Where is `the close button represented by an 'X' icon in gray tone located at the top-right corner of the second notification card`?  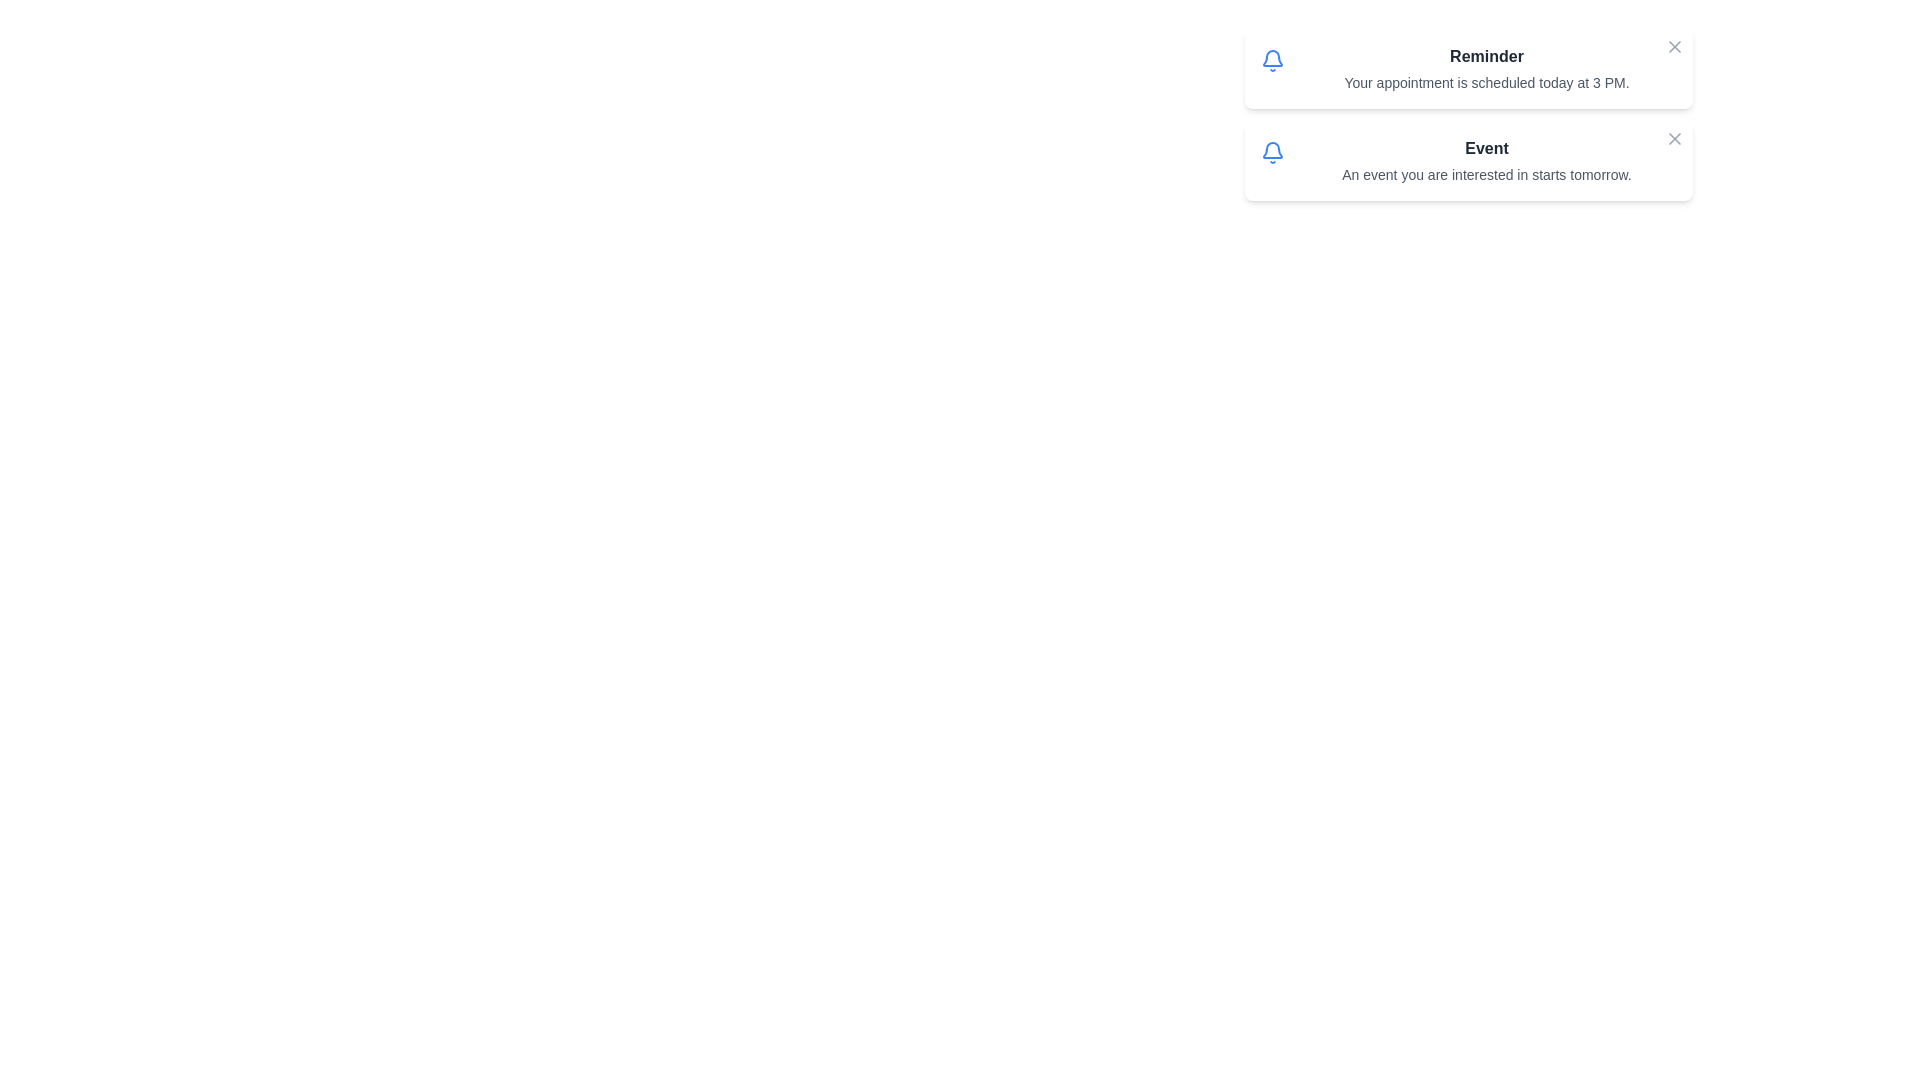
the close button represented by an 'X' icon in gray tone located at the top-right corner of the second notification card is located at coordinates (1675, 137).